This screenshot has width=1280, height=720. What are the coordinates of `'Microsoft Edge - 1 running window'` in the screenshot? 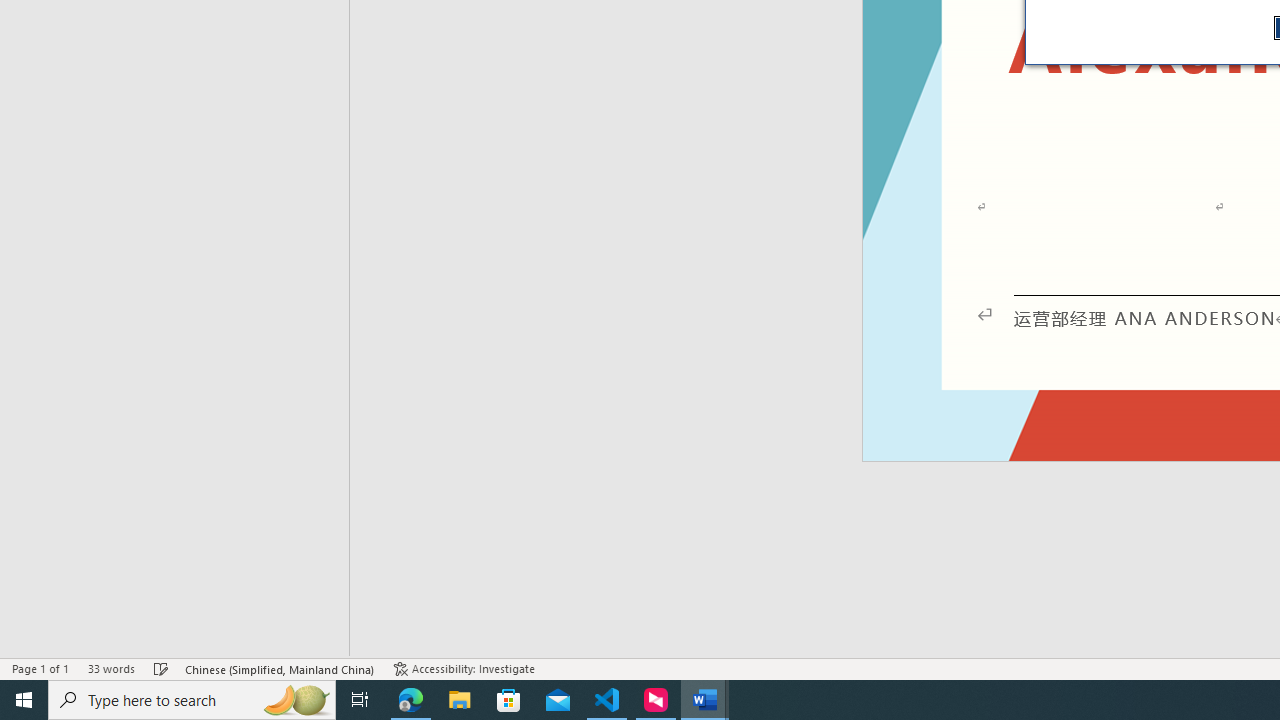 It's located at (410, 698).